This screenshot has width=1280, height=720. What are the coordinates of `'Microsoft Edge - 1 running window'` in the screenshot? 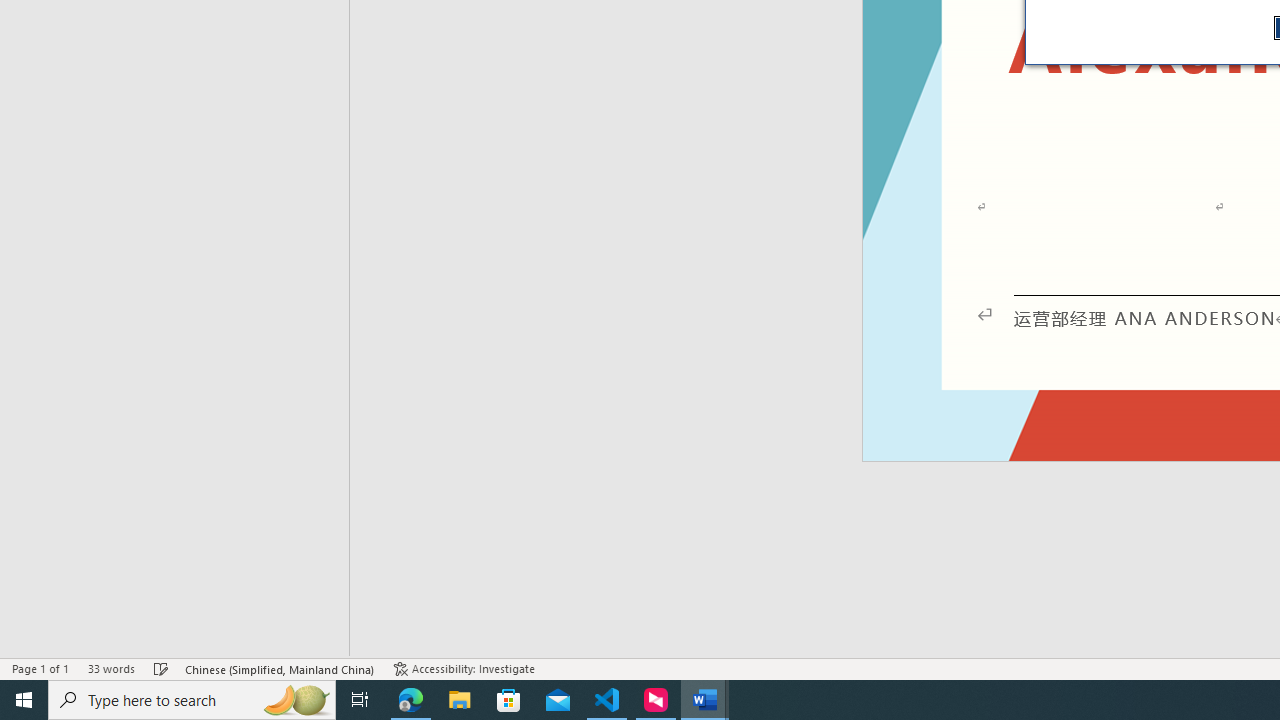 It's located at (410, 698).